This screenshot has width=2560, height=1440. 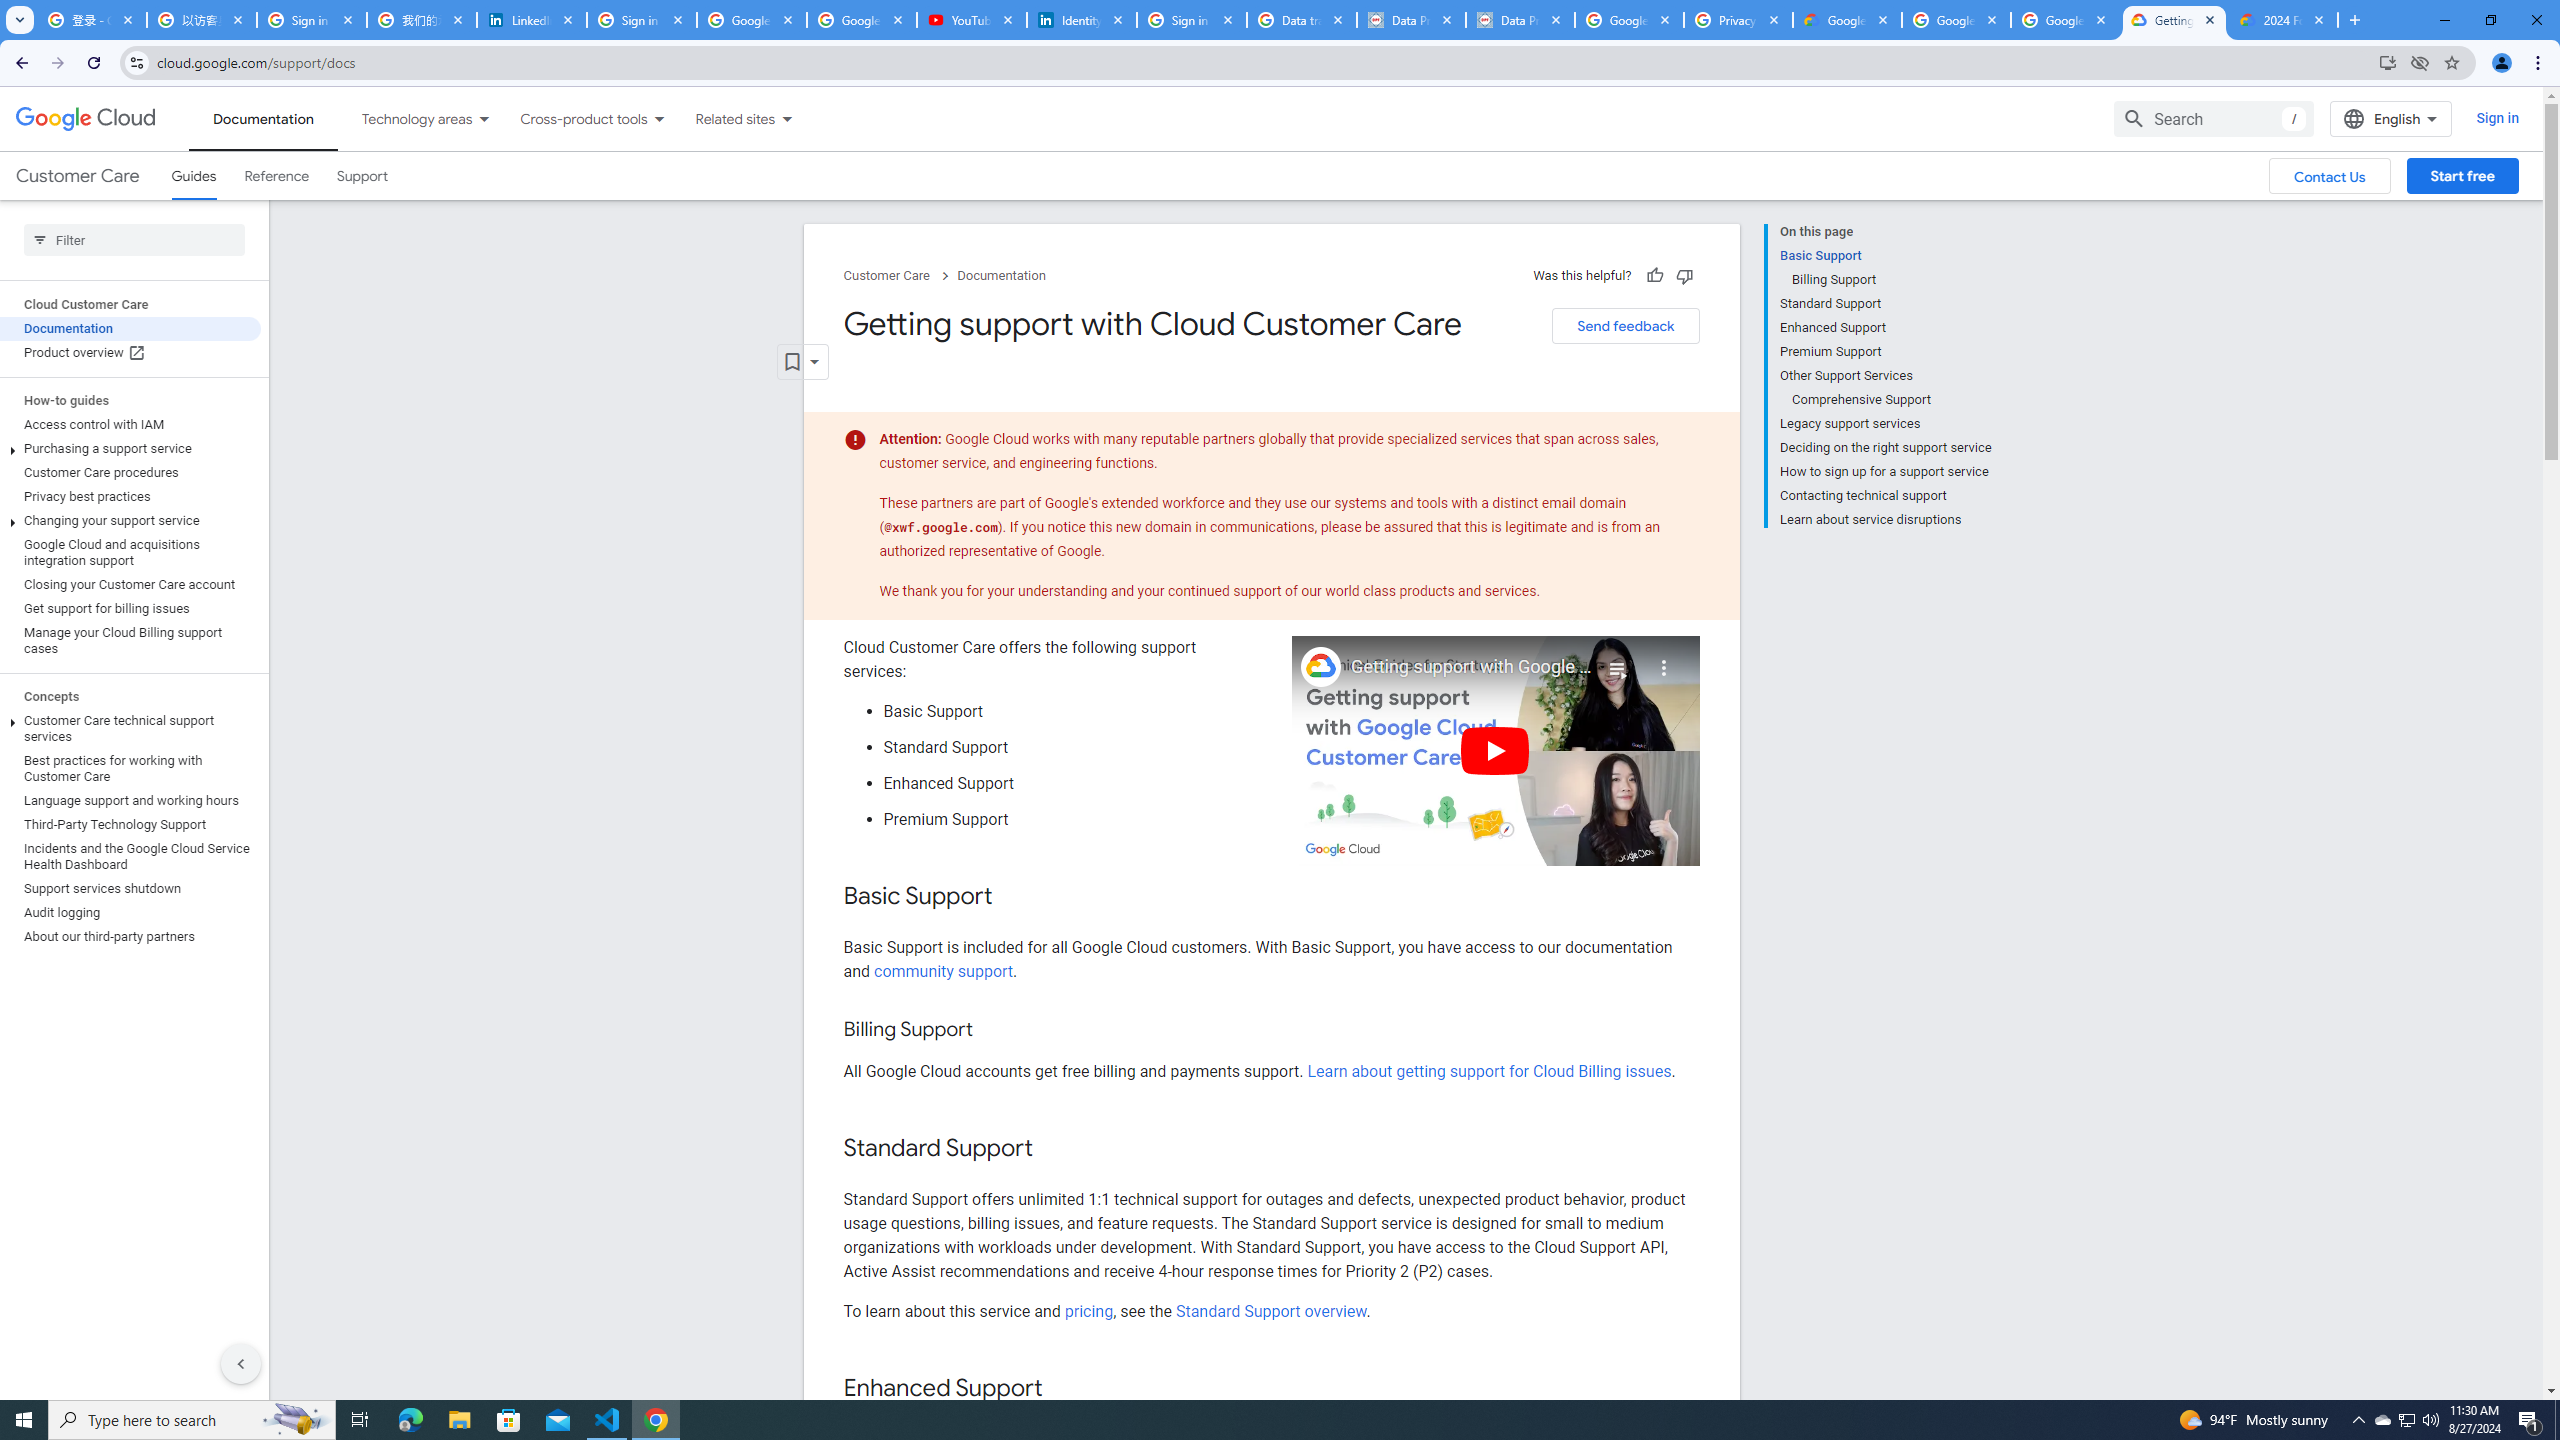 What do you see at coordinates (1320, 666) in the screenshot?
I see `'Photo image of Google Cloud Tech'` at bounding box center [1320, 666].